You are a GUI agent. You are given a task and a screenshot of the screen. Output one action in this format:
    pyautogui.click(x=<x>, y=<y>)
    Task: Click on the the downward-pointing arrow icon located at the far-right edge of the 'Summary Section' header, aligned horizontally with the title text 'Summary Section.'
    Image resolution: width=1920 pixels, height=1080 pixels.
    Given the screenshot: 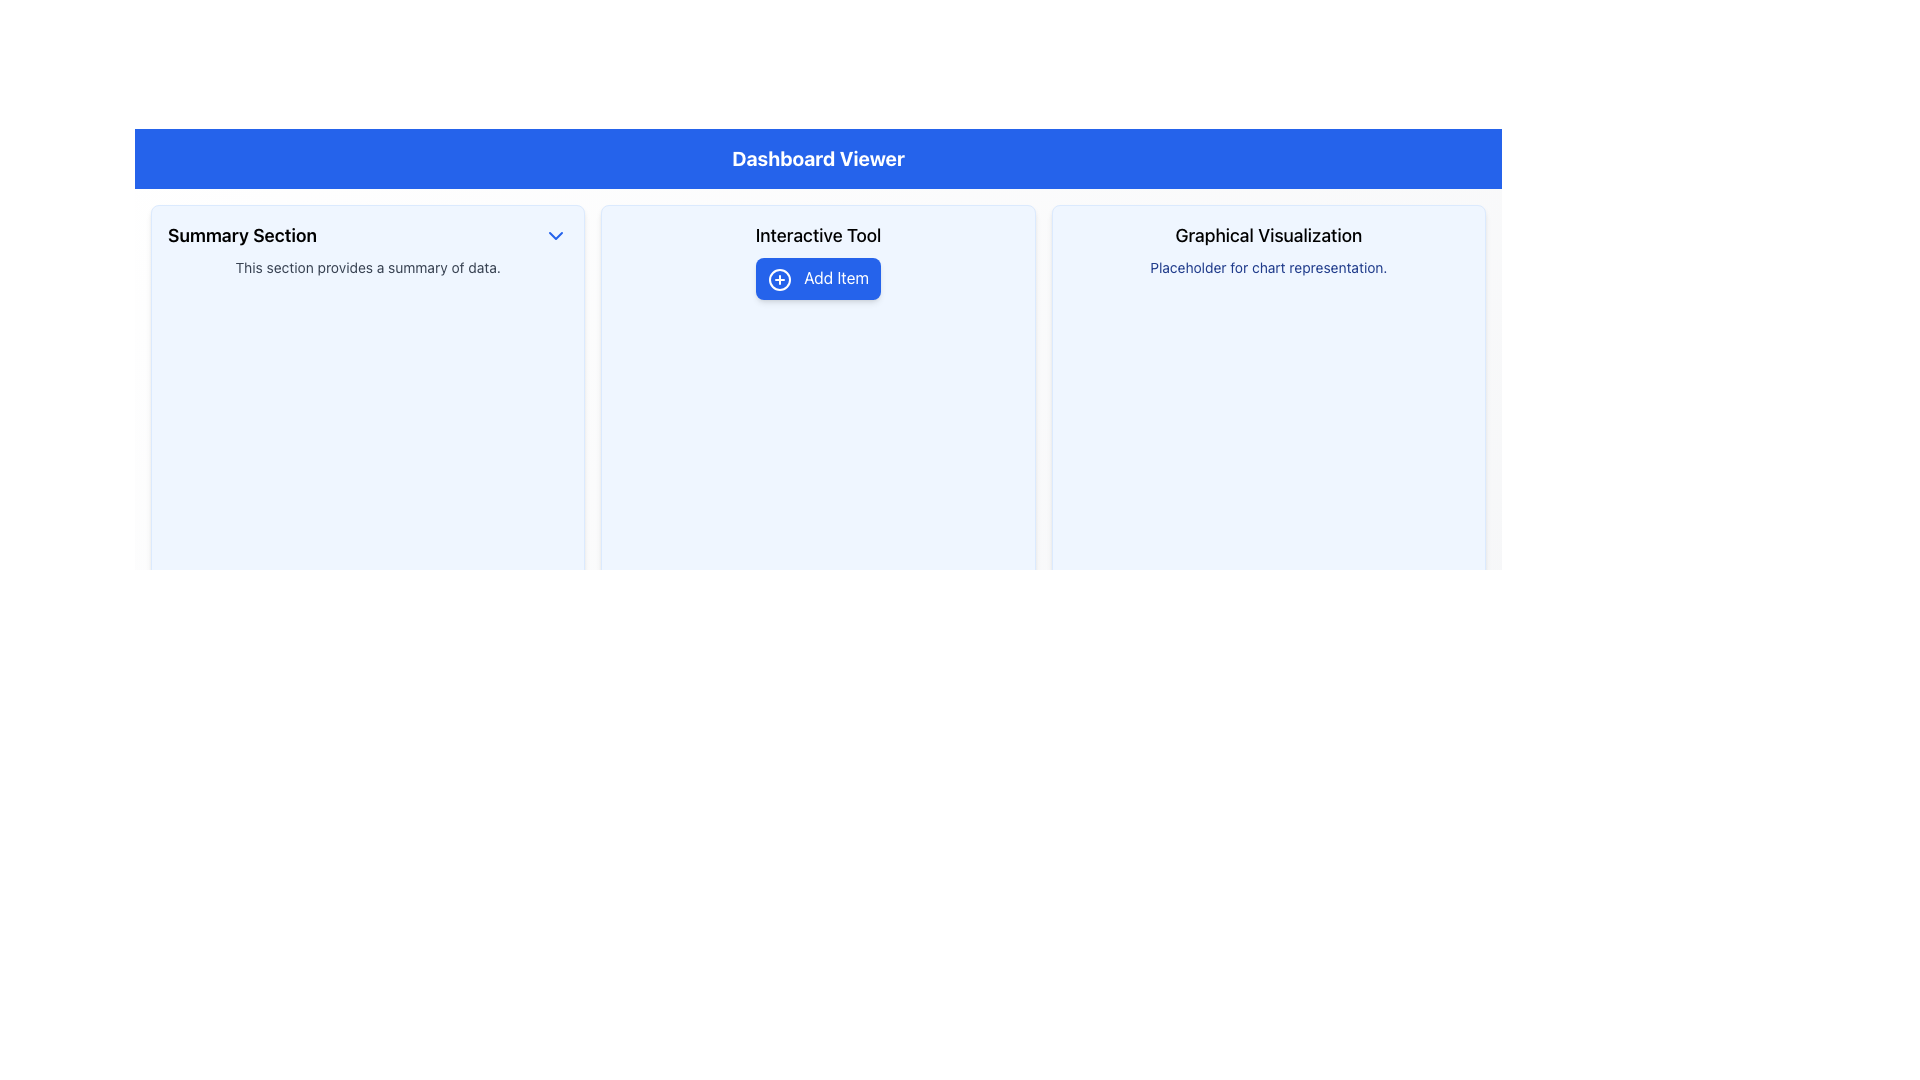 What is the action you would take?
    pyautogui.click(x=556, y=234)
    